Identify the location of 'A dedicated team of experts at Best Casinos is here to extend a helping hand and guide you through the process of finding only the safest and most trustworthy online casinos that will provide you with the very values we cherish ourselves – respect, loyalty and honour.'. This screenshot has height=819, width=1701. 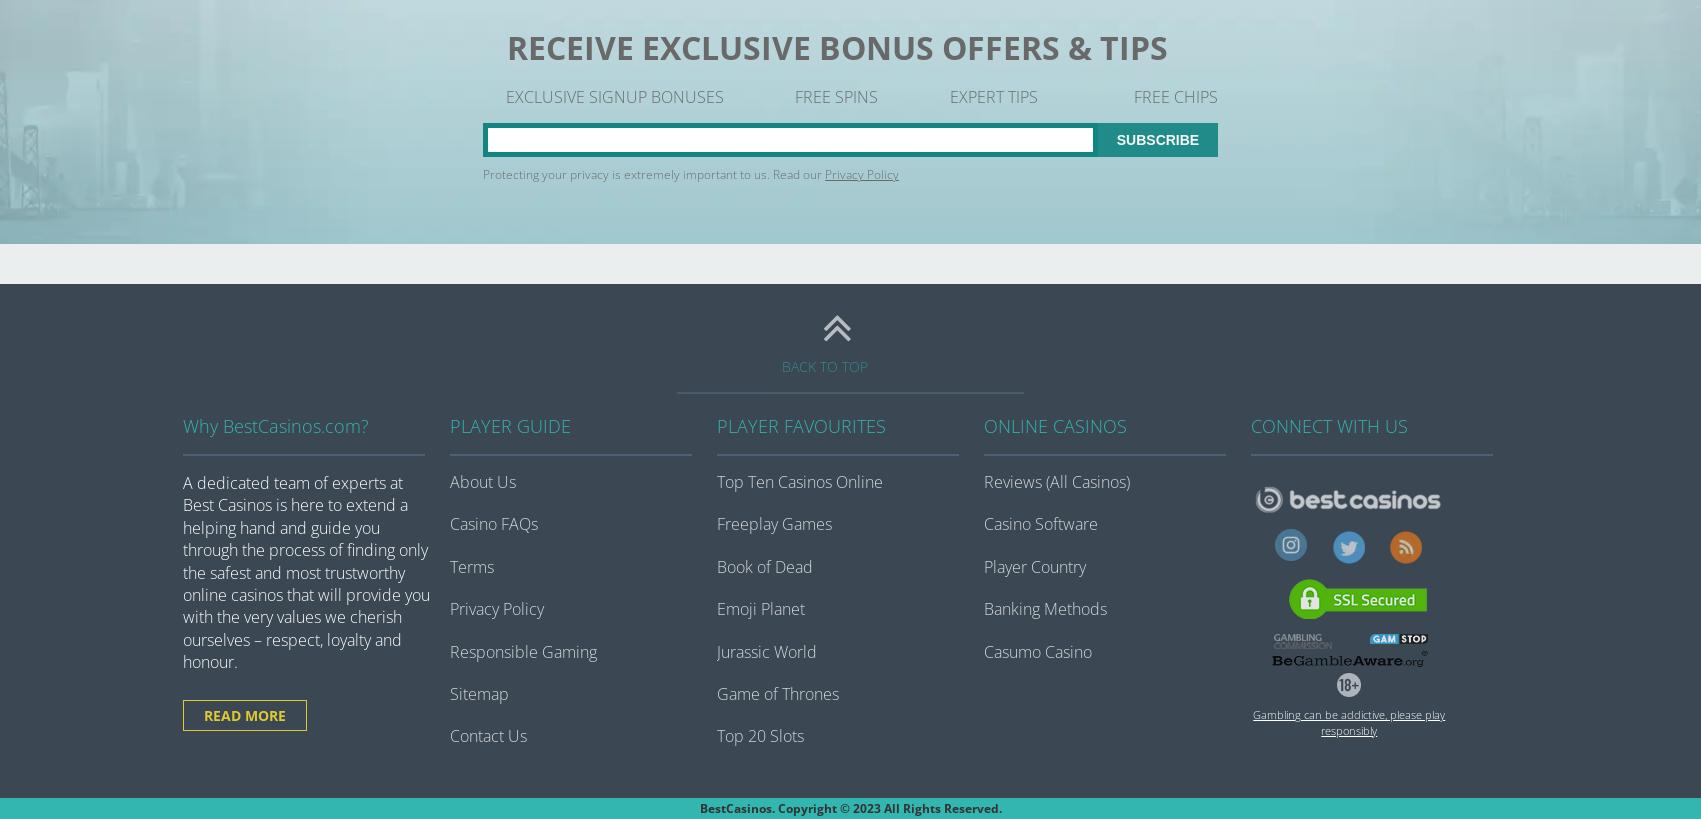
(305, 572).